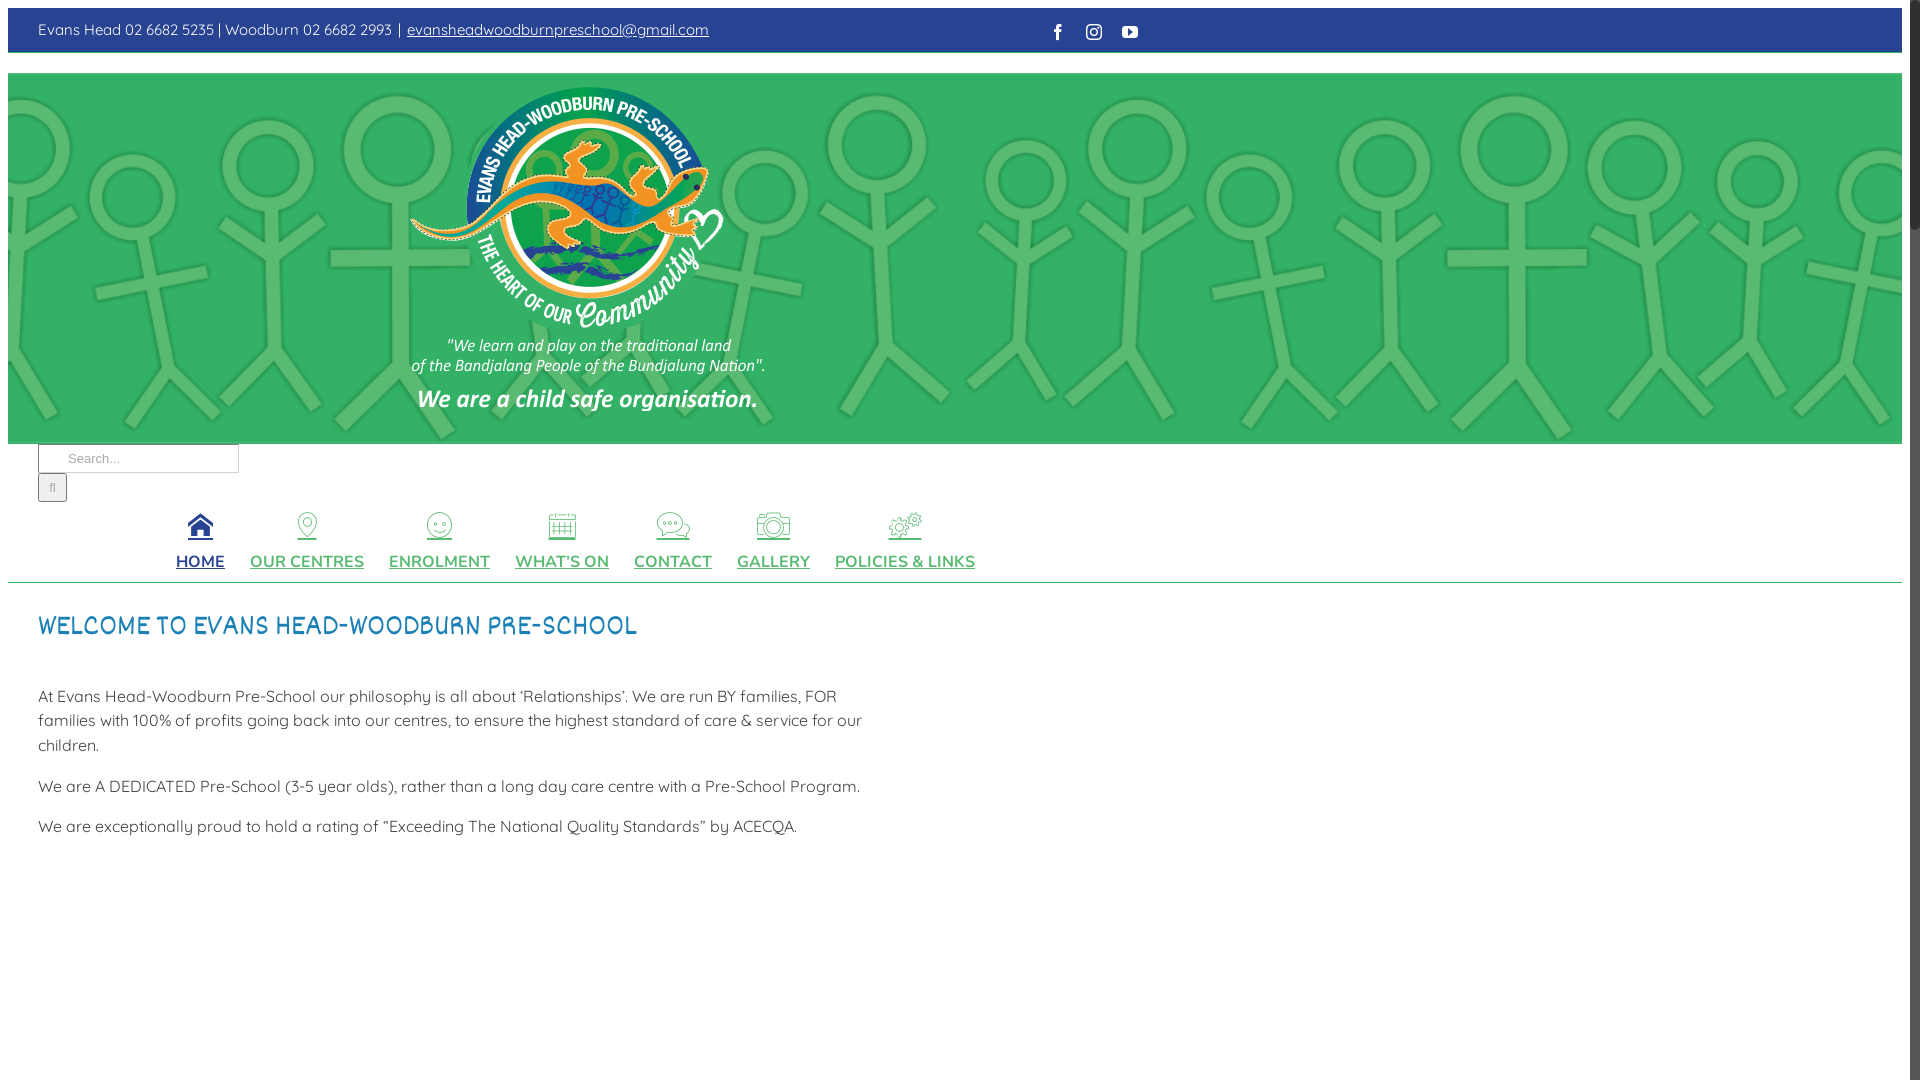 This screenshot has height=1080, width=1920. I want to click on 'Instagram', so click(1093, 31).